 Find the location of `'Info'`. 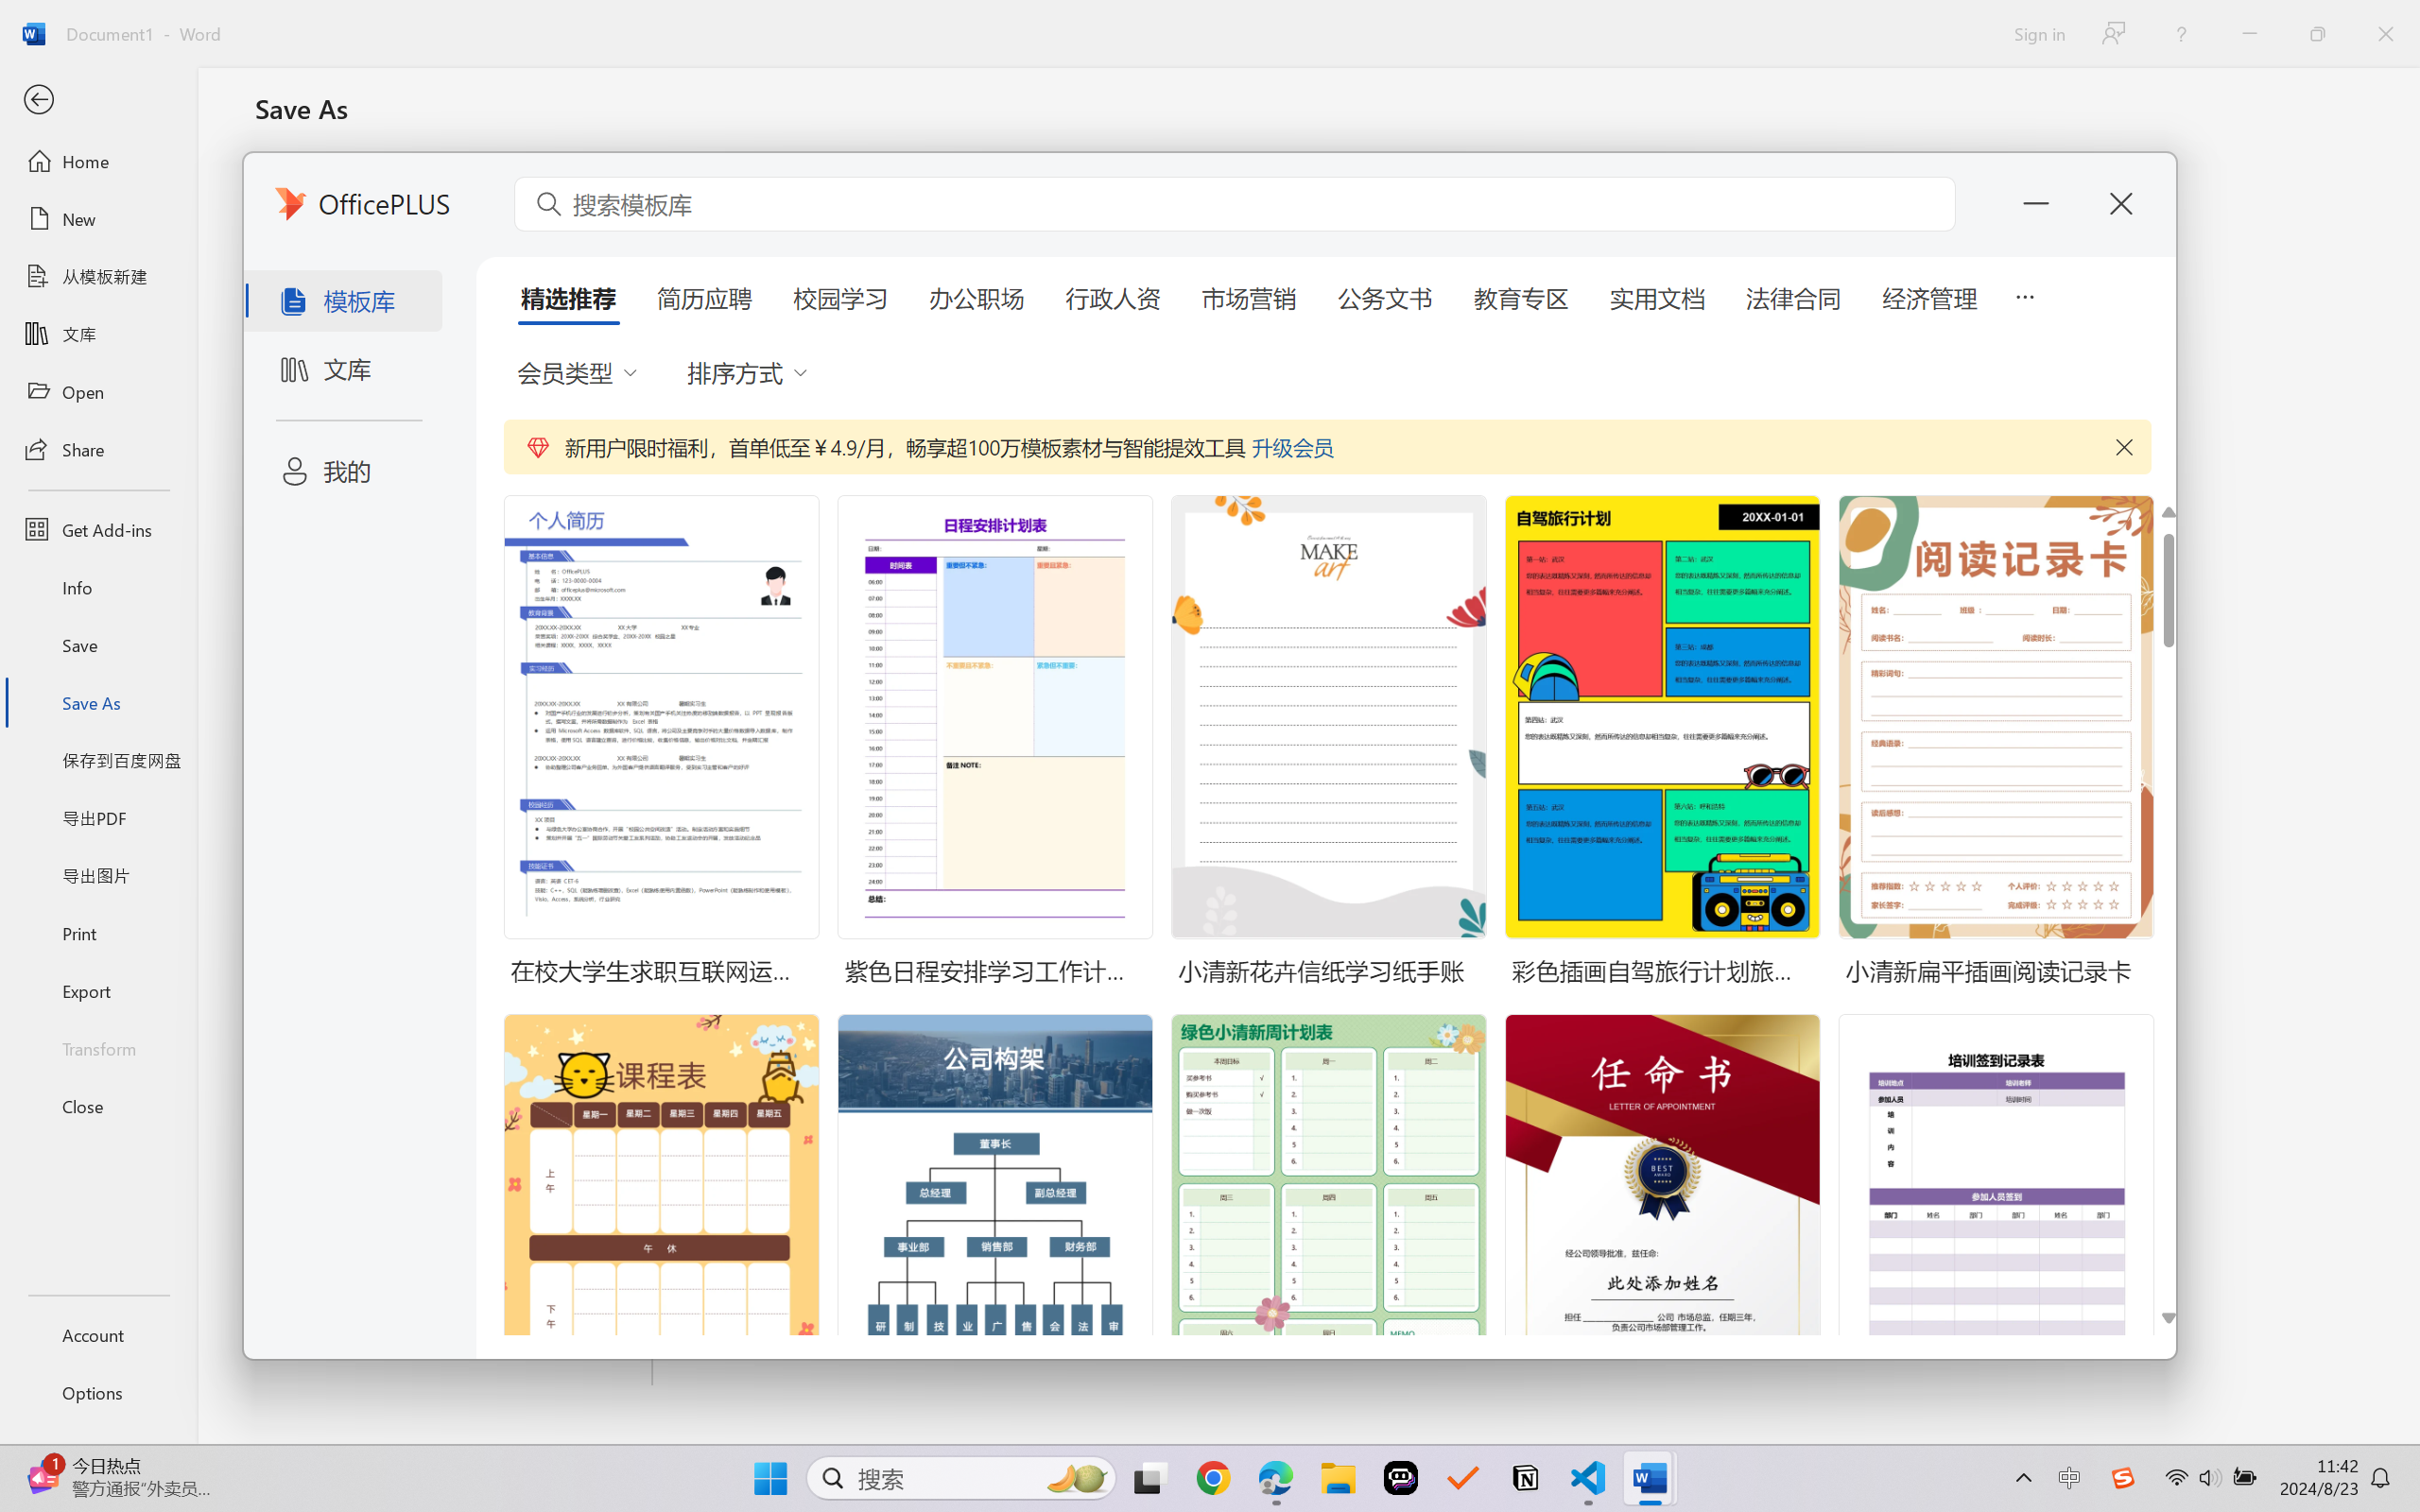

'Info' is located at coordinates (97, 586).